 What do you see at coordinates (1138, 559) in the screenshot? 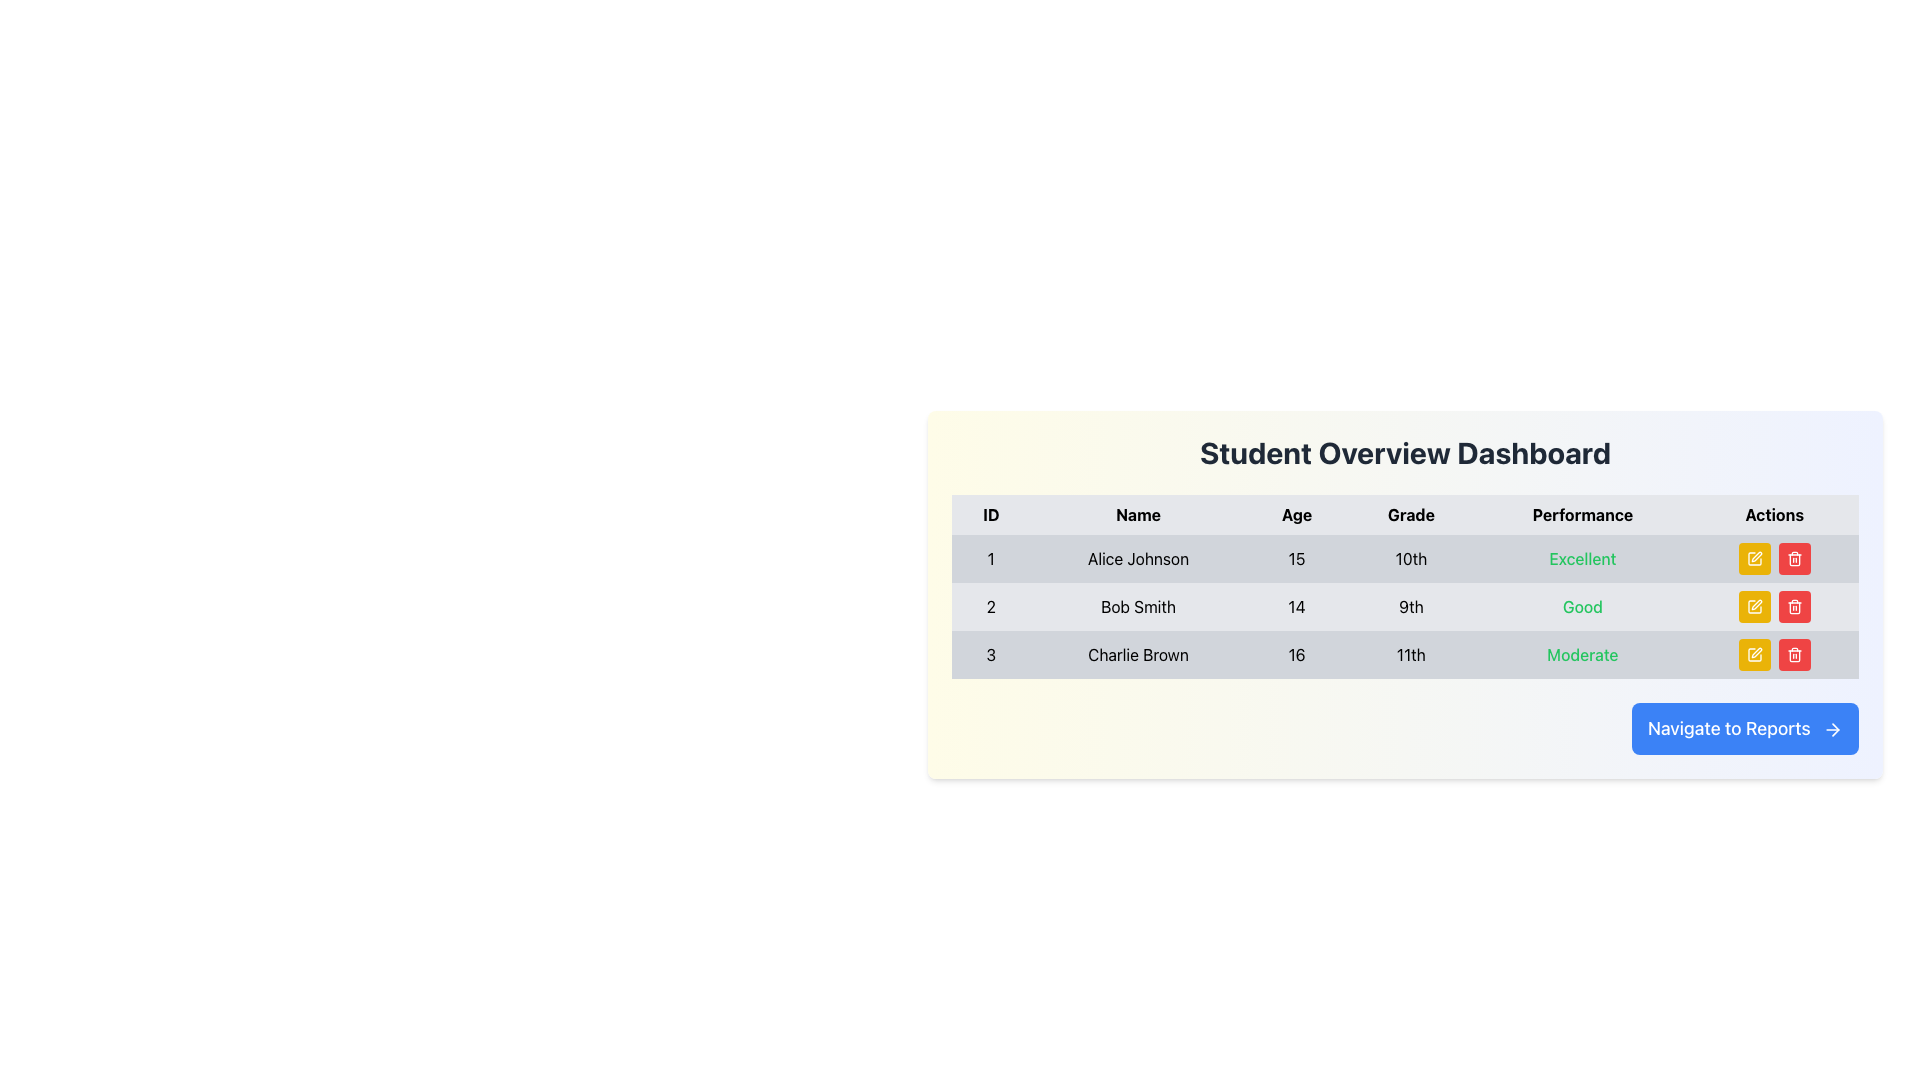
I see `the text label displaying 'Alice Johnson' in the student overview table, which is located in the first student entry row under the 'Name' column` at bounding box center [1138, 559].